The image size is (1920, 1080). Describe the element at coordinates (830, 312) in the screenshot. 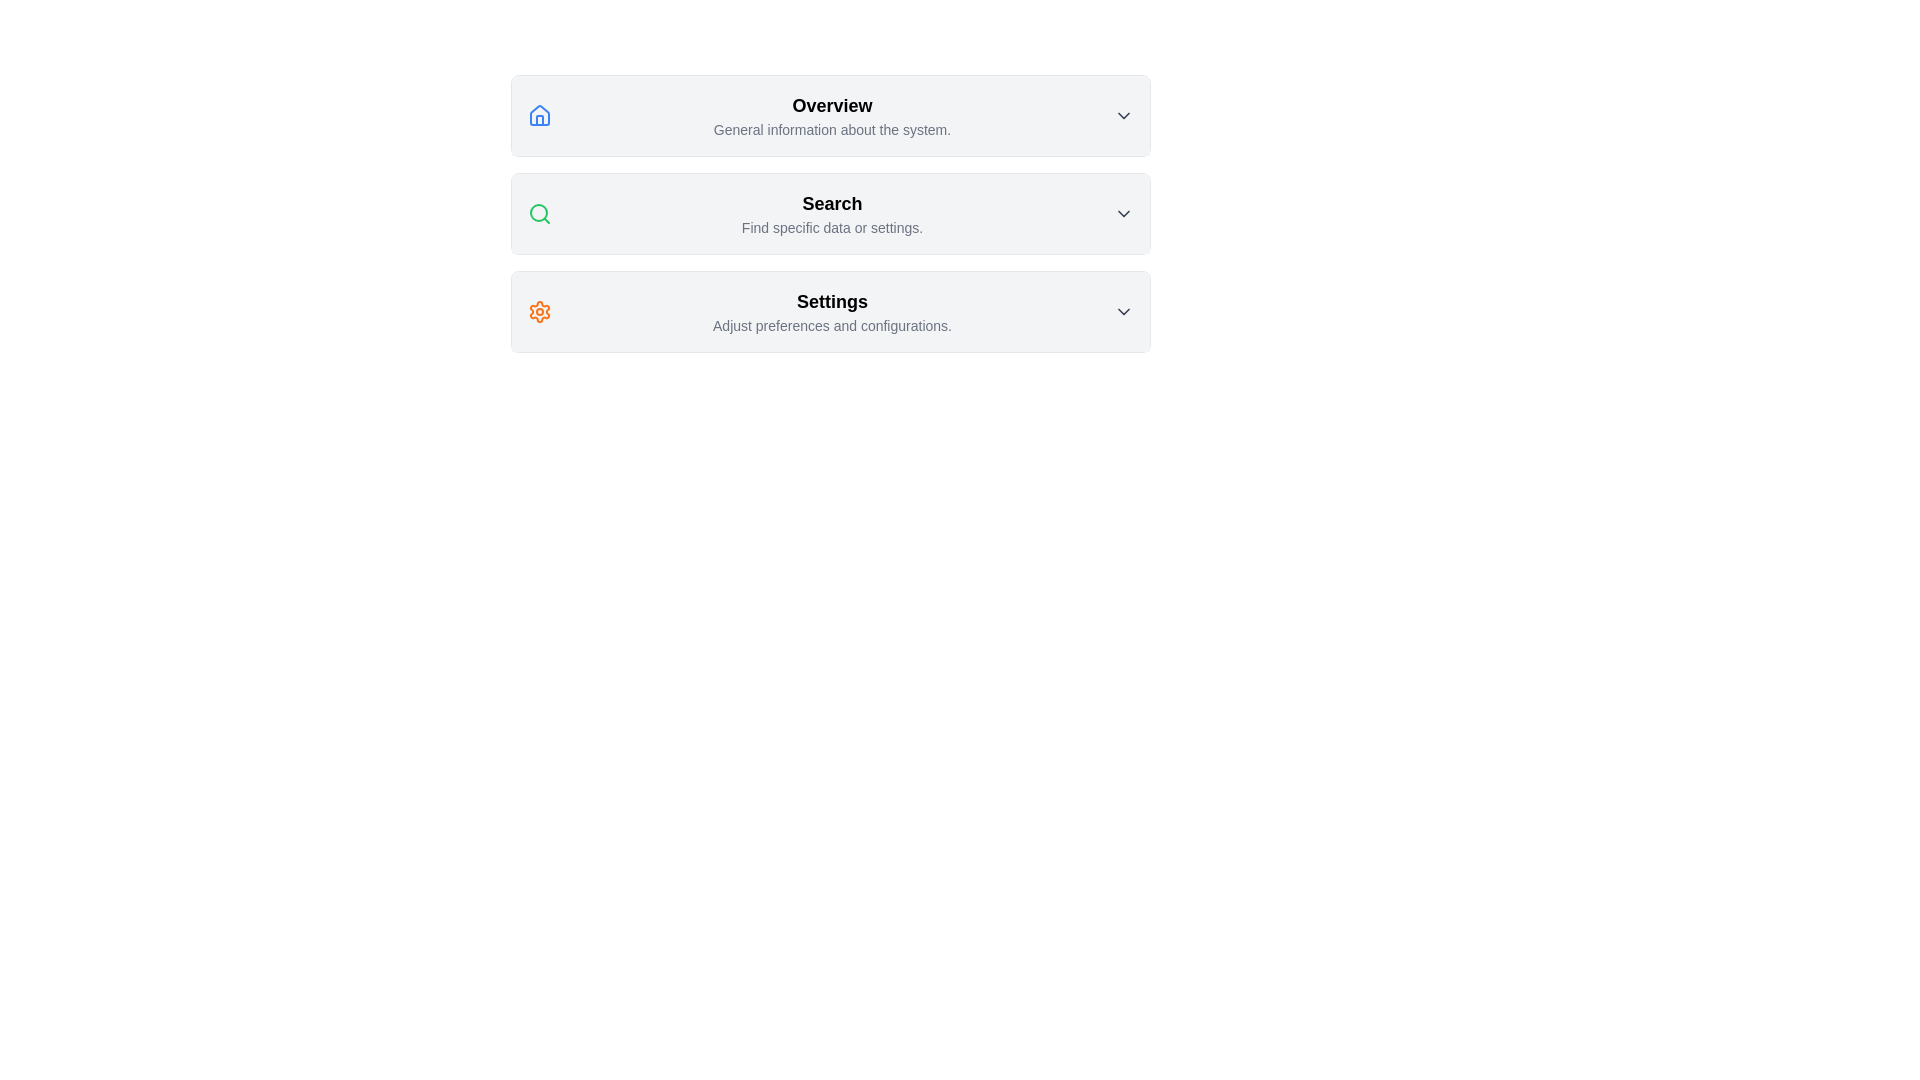

I see `the 'Settings' collapsible panel header` at that location.